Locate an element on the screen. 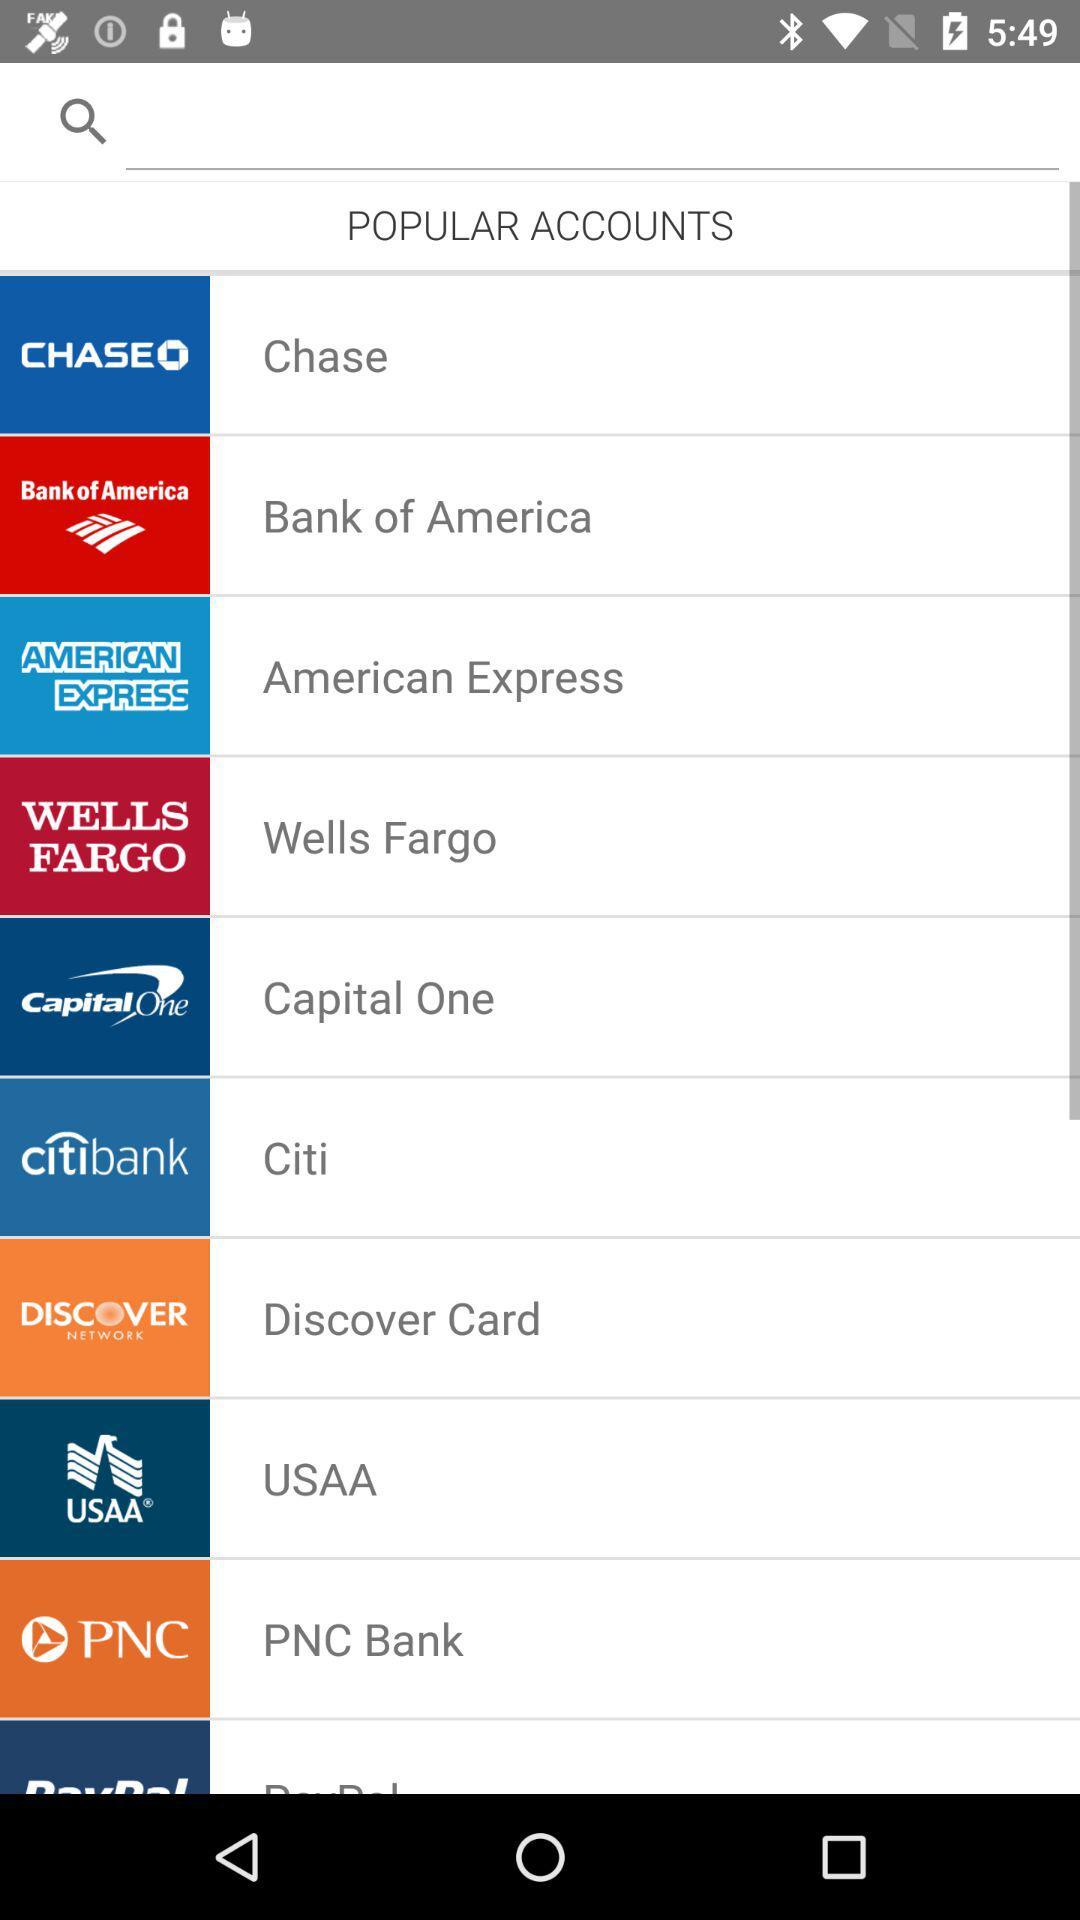 The height and width of the screenshot is (1920, 1080). capital one is located at coordinates (378, 996).